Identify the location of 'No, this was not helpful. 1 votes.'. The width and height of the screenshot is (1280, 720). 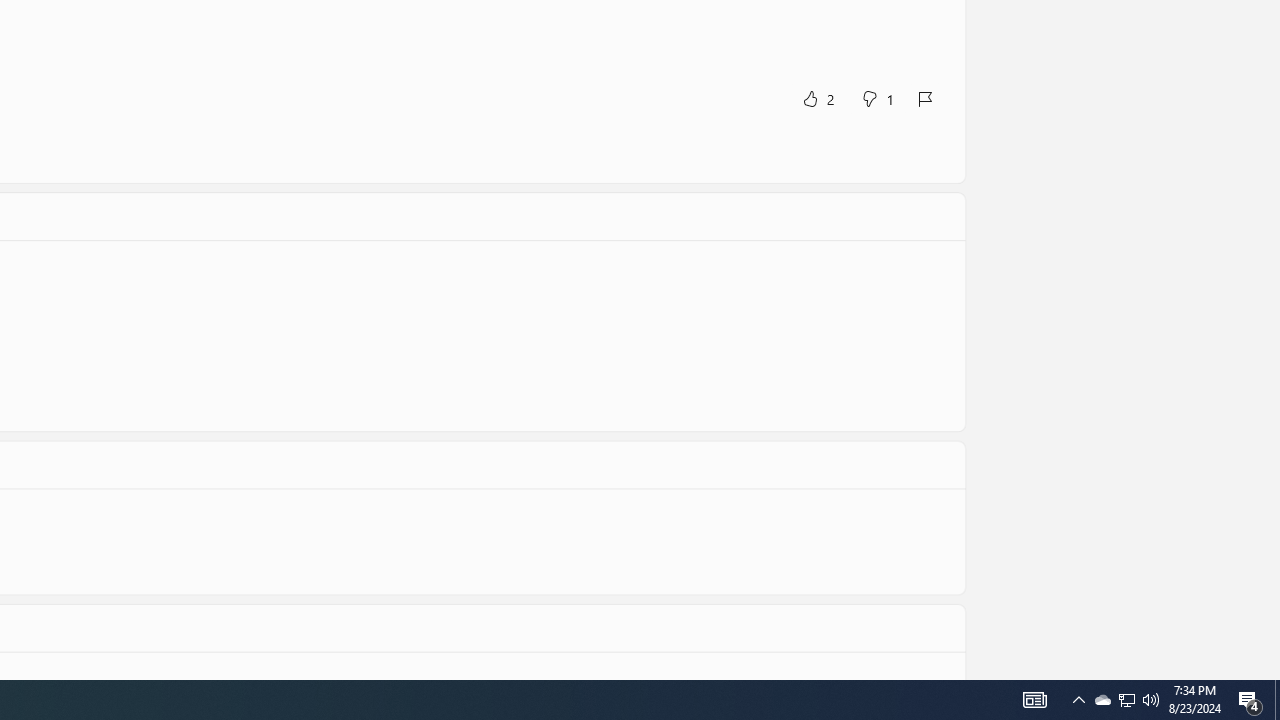
(876, 98).